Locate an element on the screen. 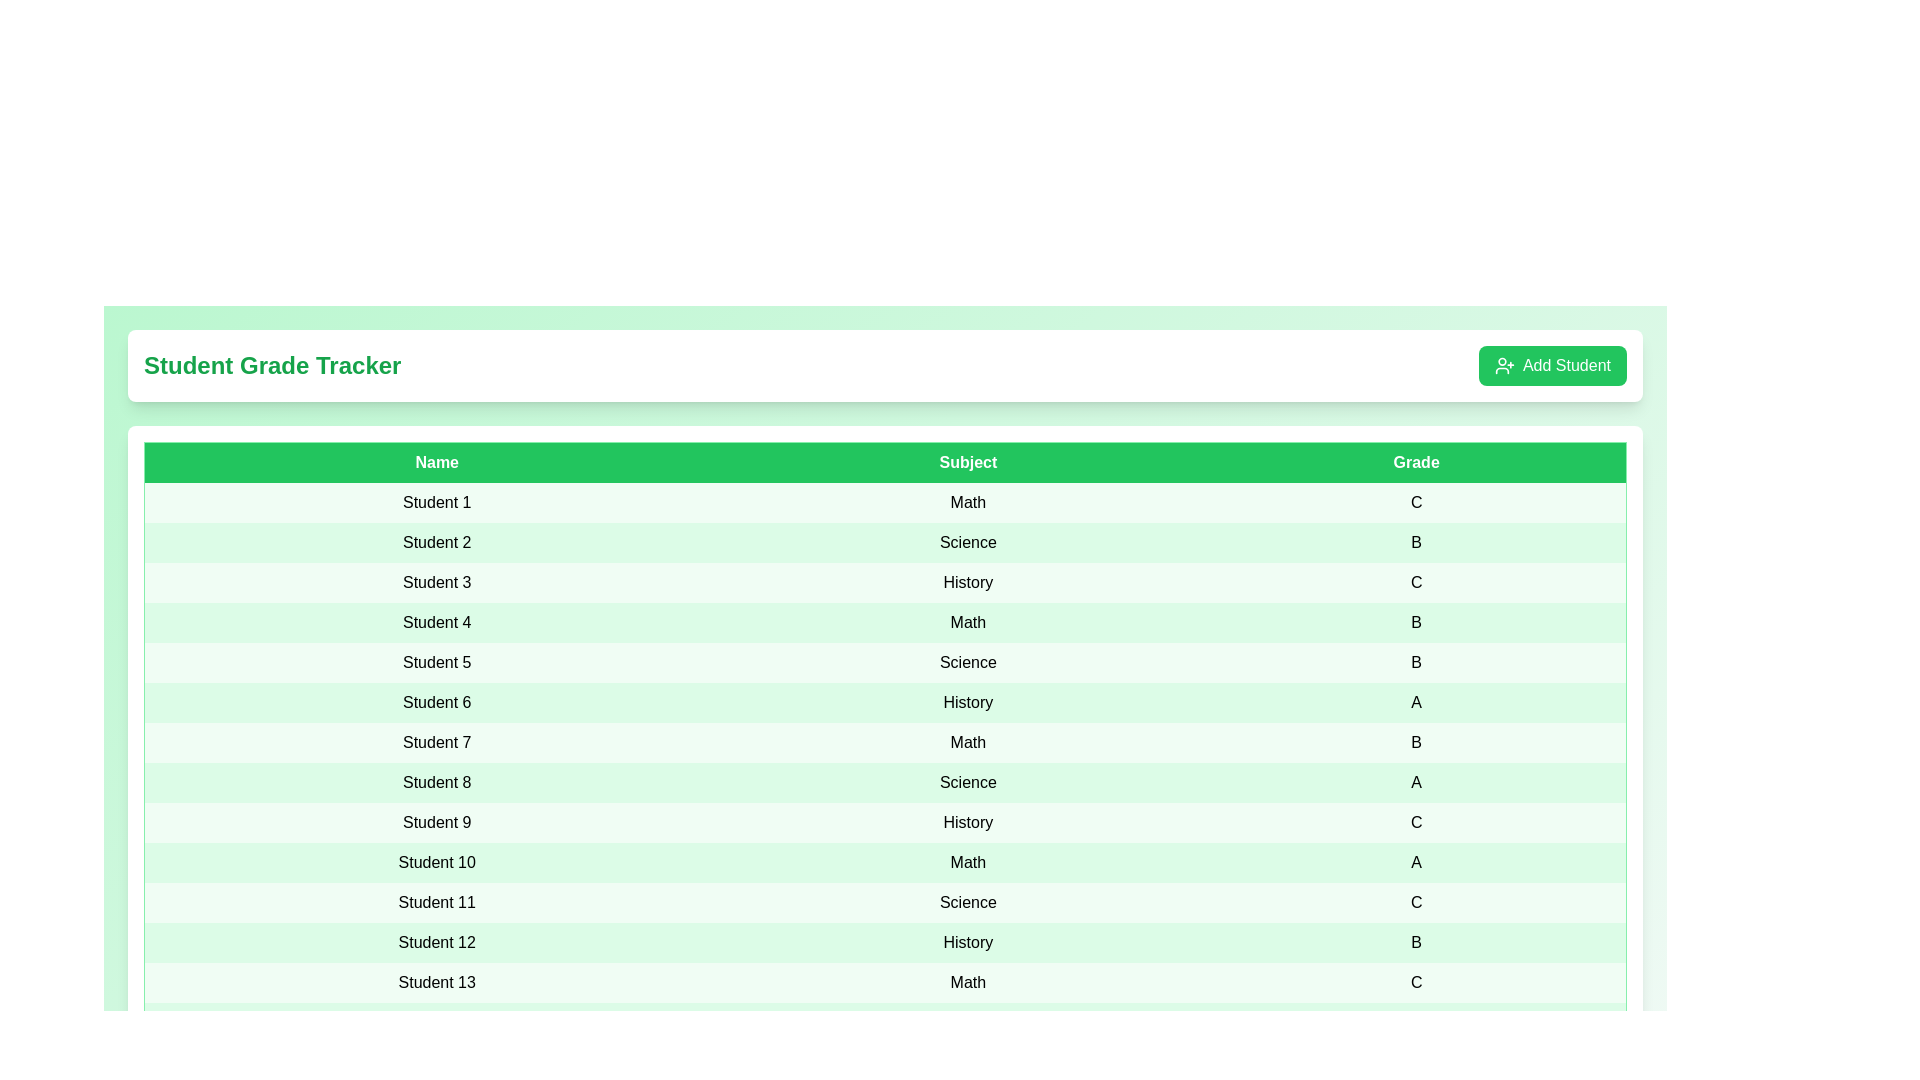  the column header 'Subject' to sort the table by that column is located at coordinates (968, 462).